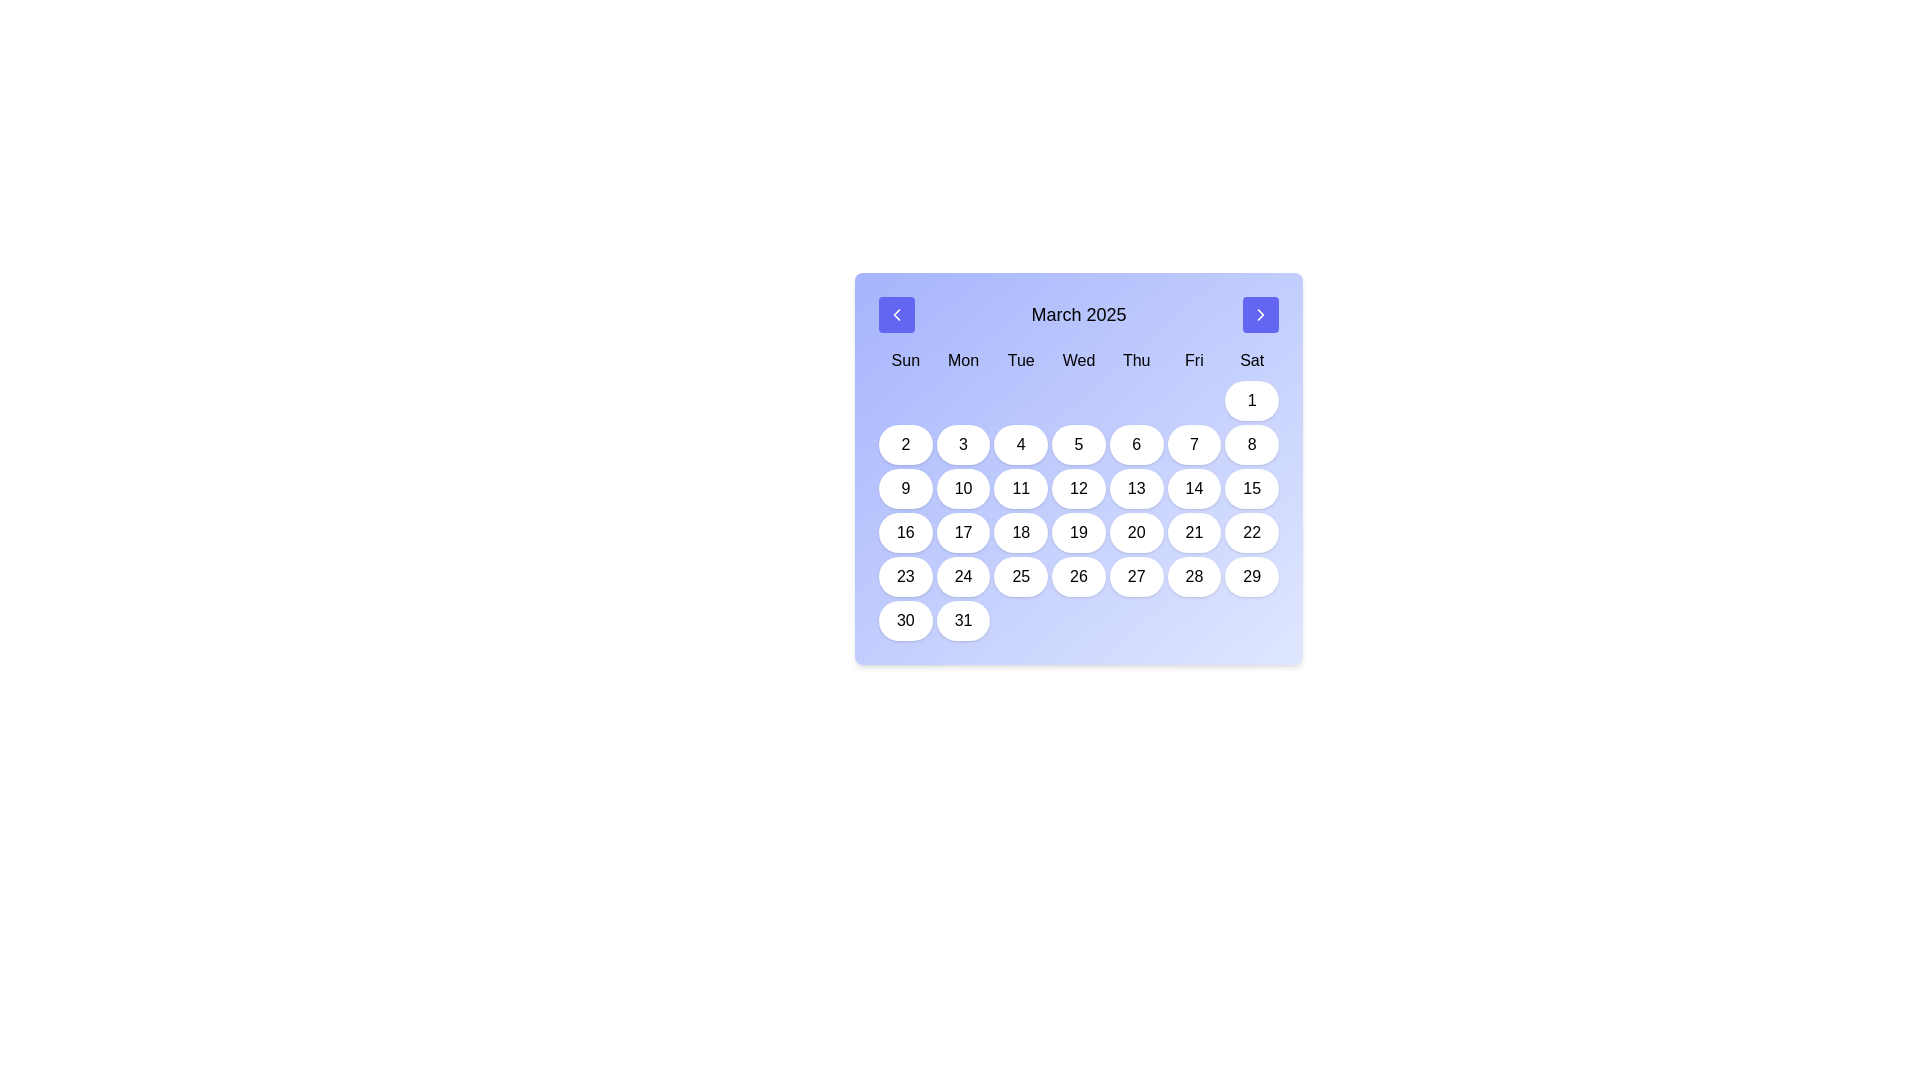 The height and width of the screenshot is (1080, 1920). Describe the element at coordinates (1260, 315) in the screenshot. I see `the right-facing chevron icon button located at the top-right corner of the calendar interface` at that location.